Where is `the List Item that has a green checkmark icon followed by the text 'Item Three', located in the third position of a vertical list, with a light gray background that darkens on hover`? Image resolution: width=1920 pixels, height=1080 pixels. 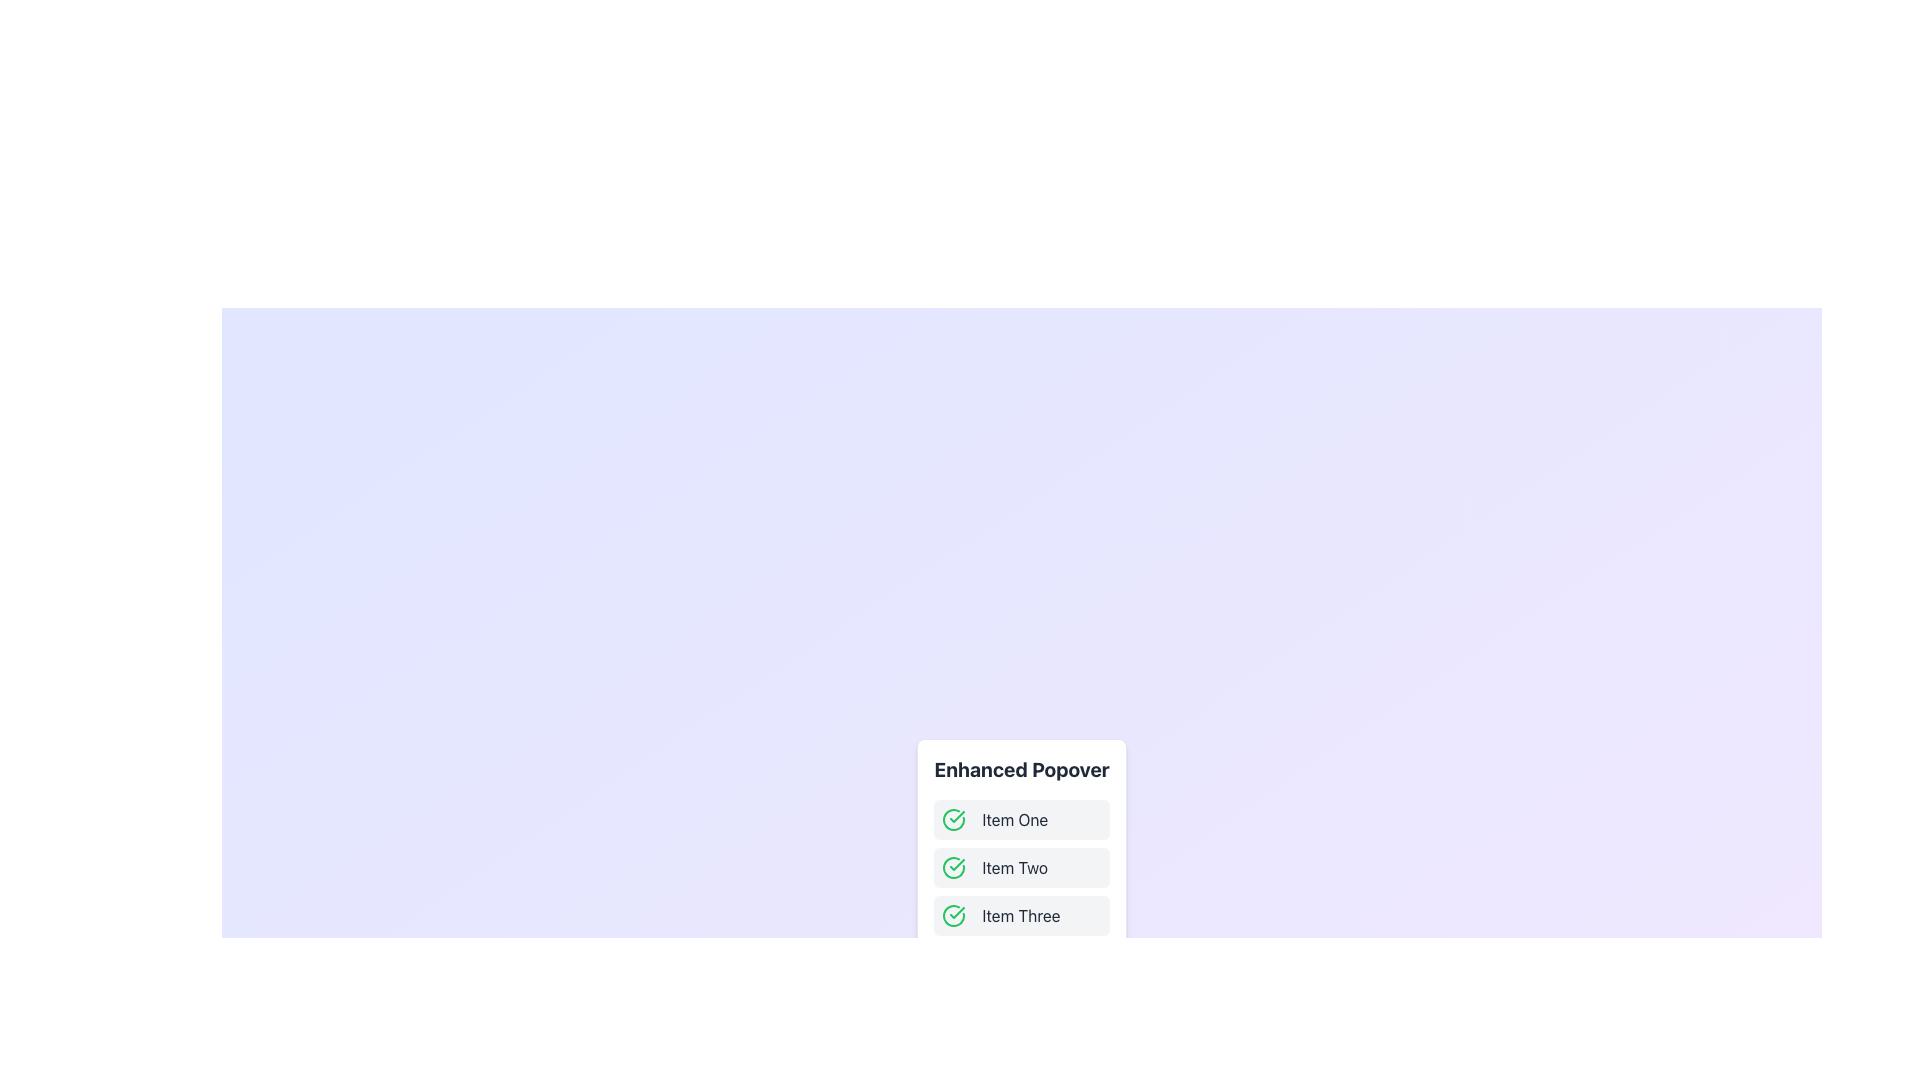
the List Item that has a green checkmark icon followed by the text 'Item Three', located in the third position of a vertical list, with a light gray background that darkens on hover is located at coordinates (1022, 915).